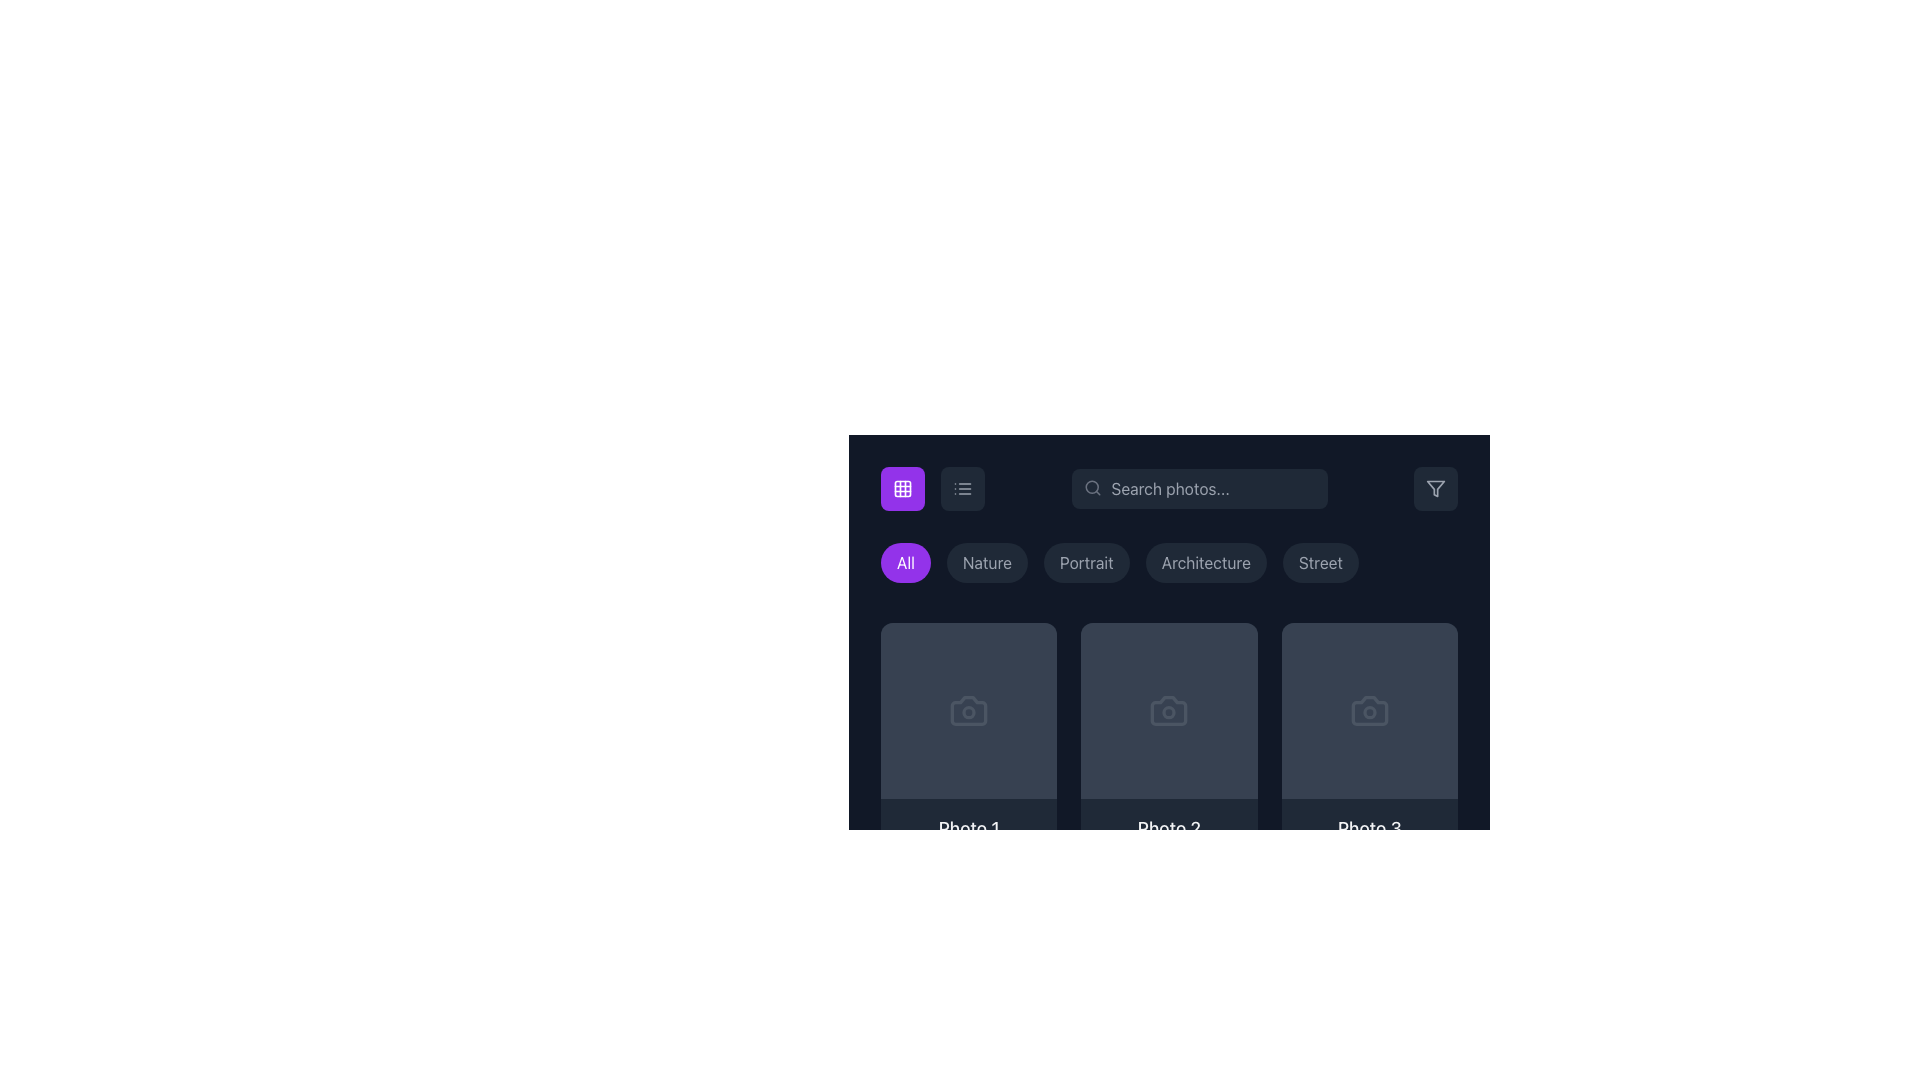  Describe the element at coordinates (1085, 563) in the screenshot. I see `the button labeled 'Portrait'` at that location.